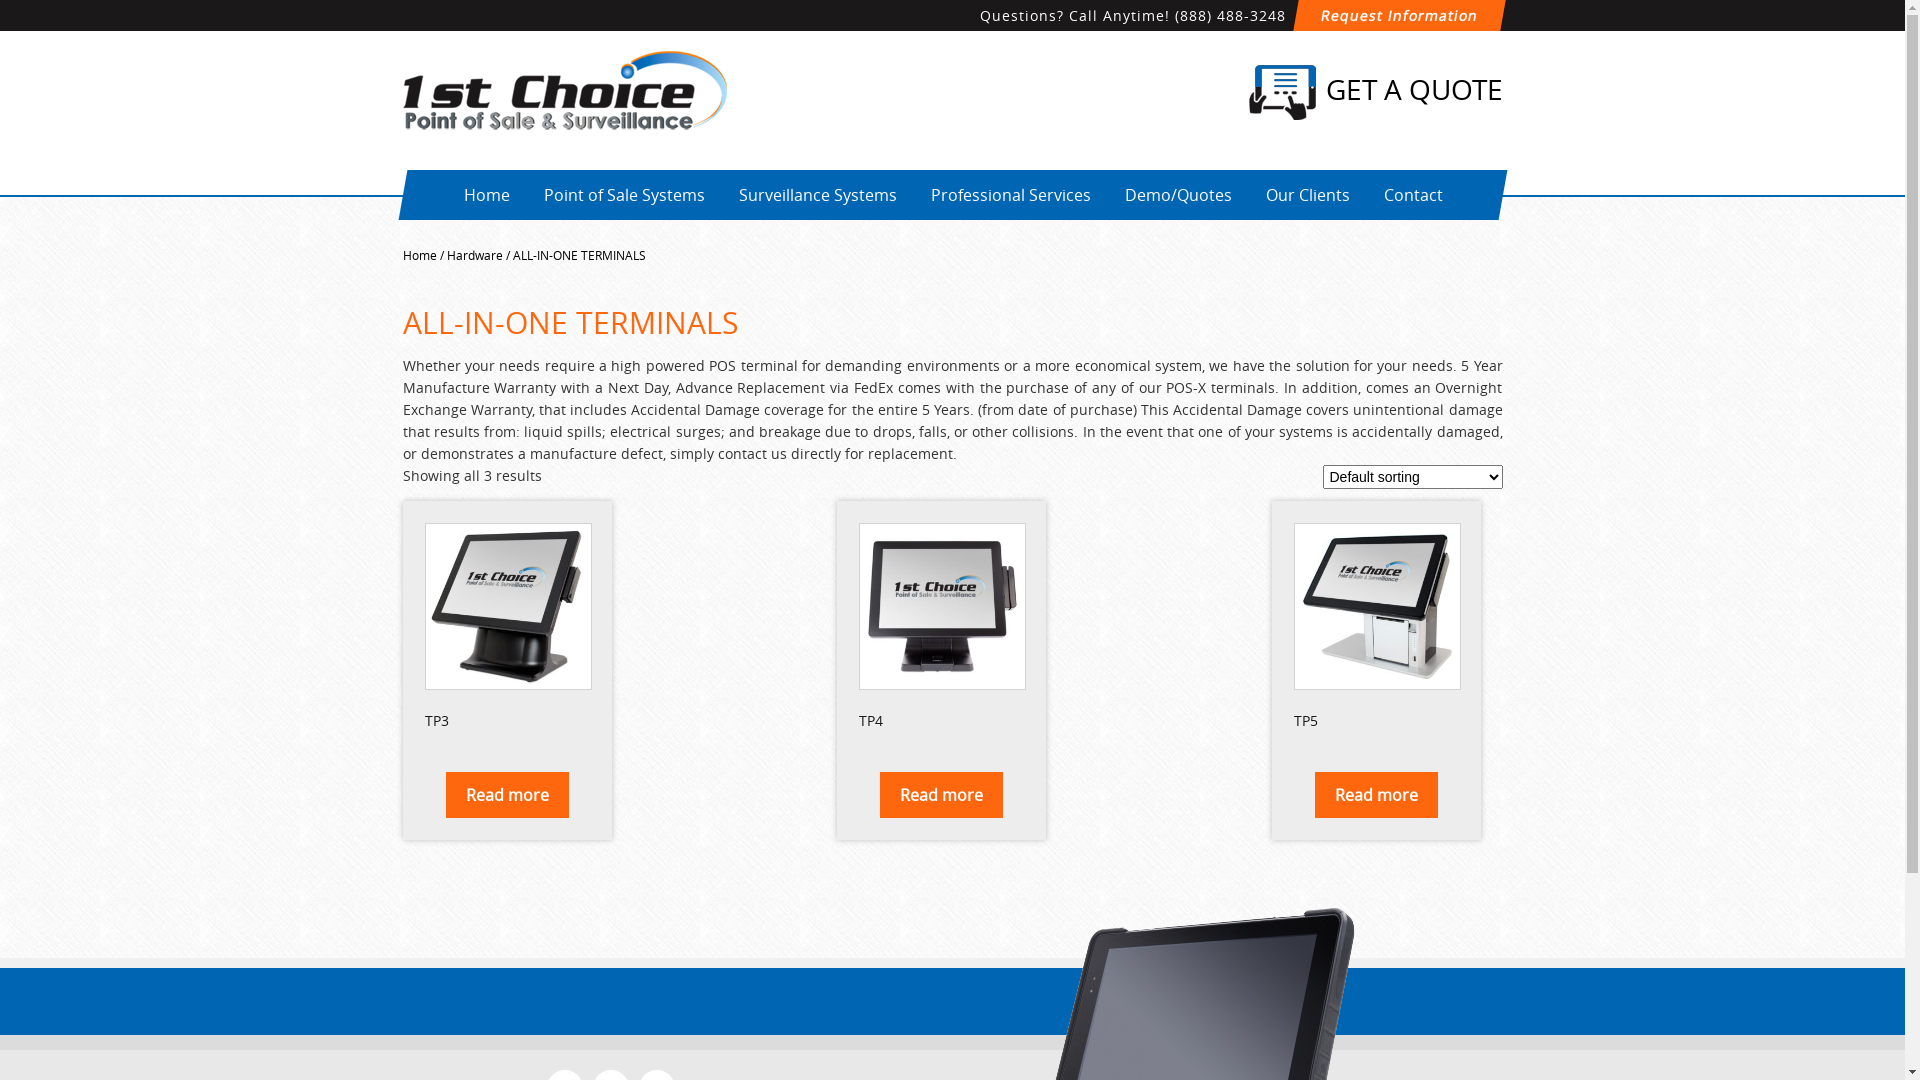 Image resolution: width=1920 pixels, height=1080 pixels. Describe the element at coordinates (816, 195) in the screenshot. I see `'Surveillance Systems'` at that location.